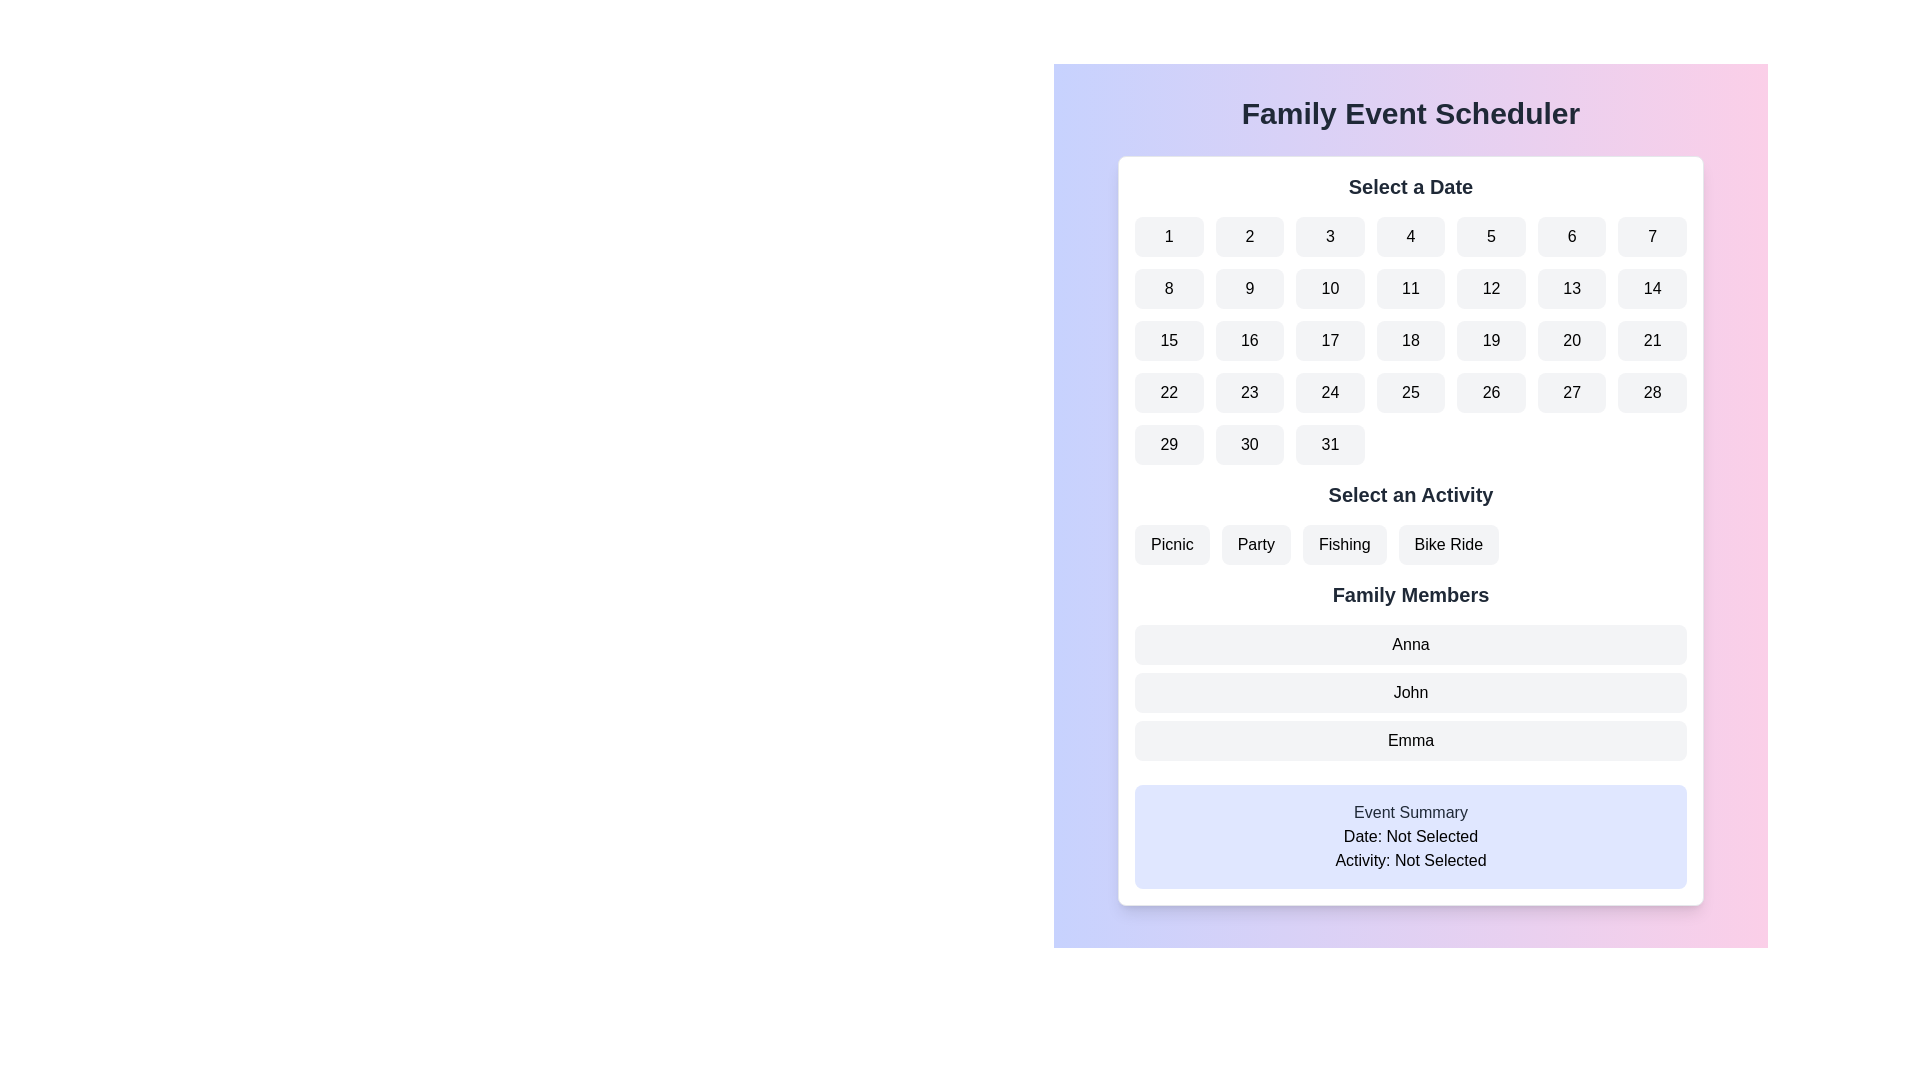 The height and width of the screenshot is (1080, 1920). I want to click on the button representing the 23rd day of the month in the calendar date picker interface, so click(1248, 393).